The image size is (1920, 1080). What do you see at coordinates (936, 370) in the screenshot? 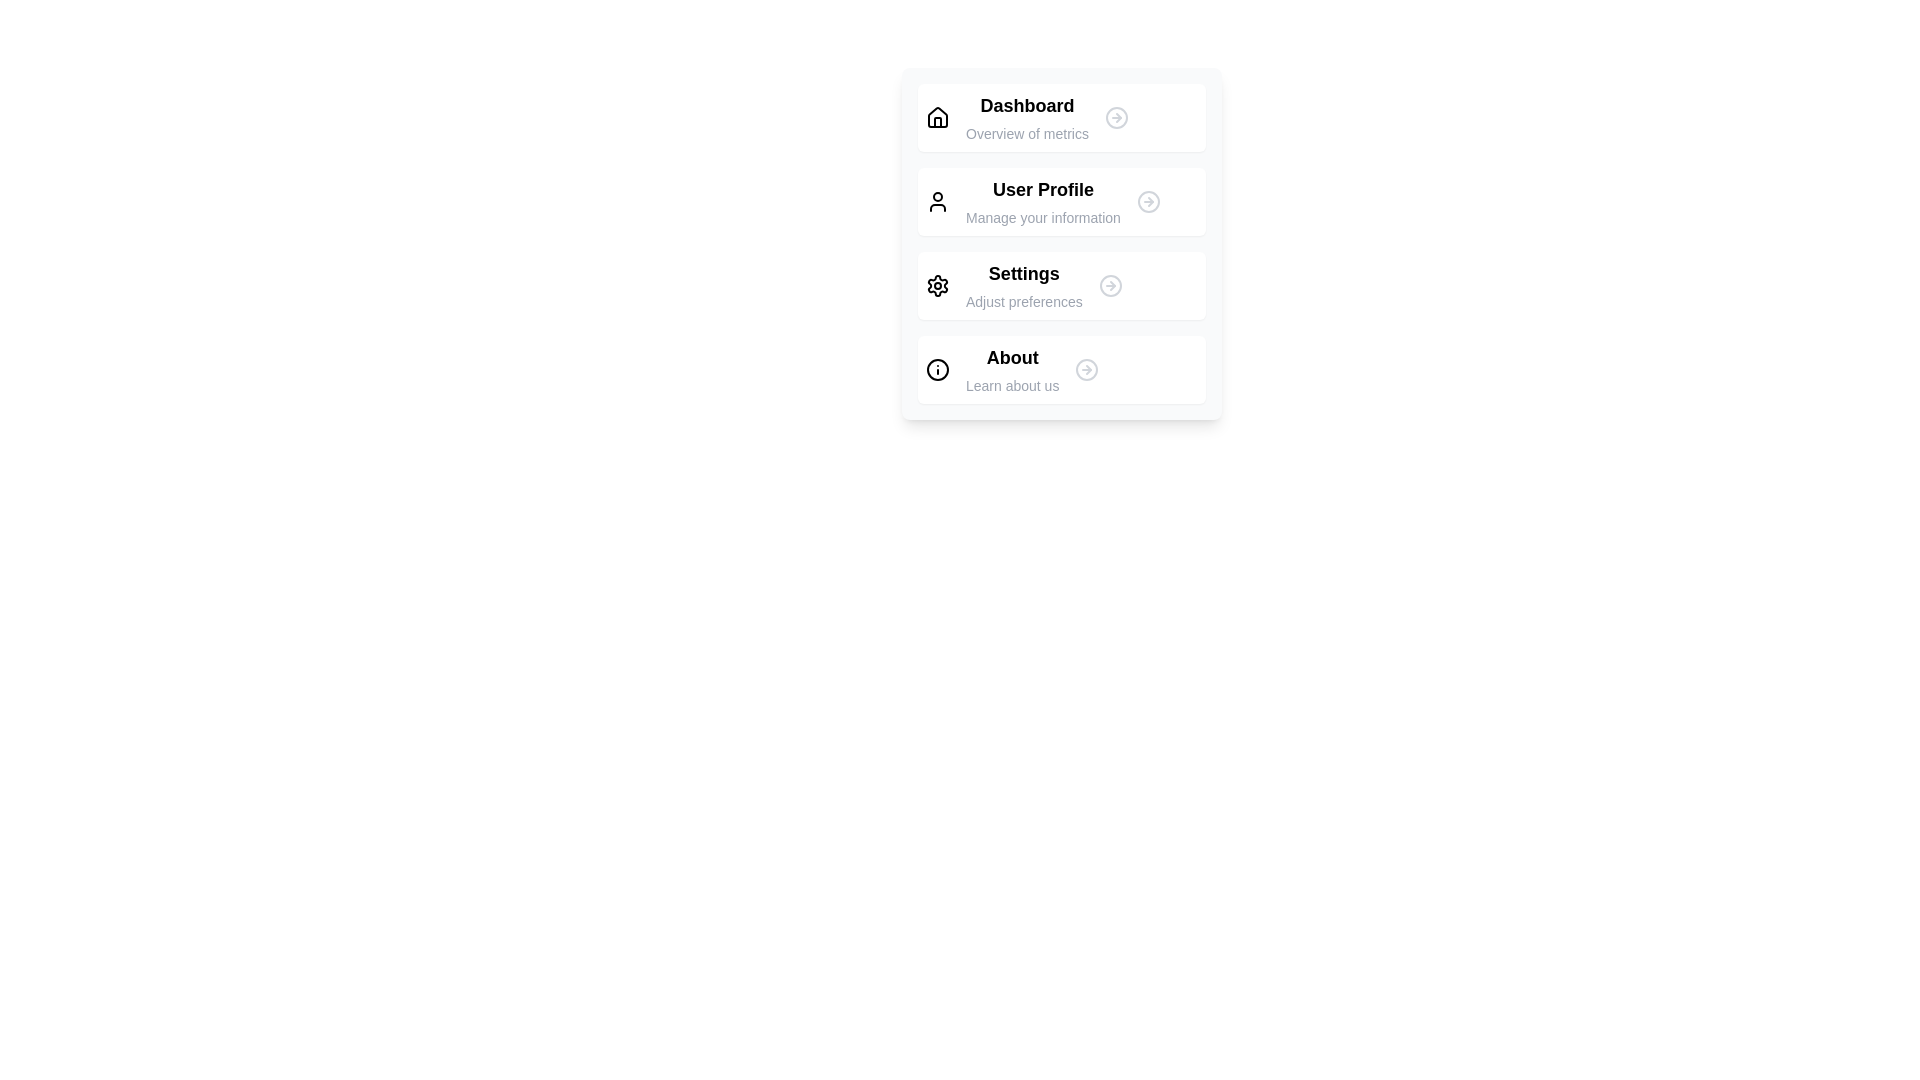
I see `the SVG circle graphic that visually represents the main circular outline of the informational icon located to the left of the 'About' button in the bottom section of the vertical menu` at bounding box center [936, 370].